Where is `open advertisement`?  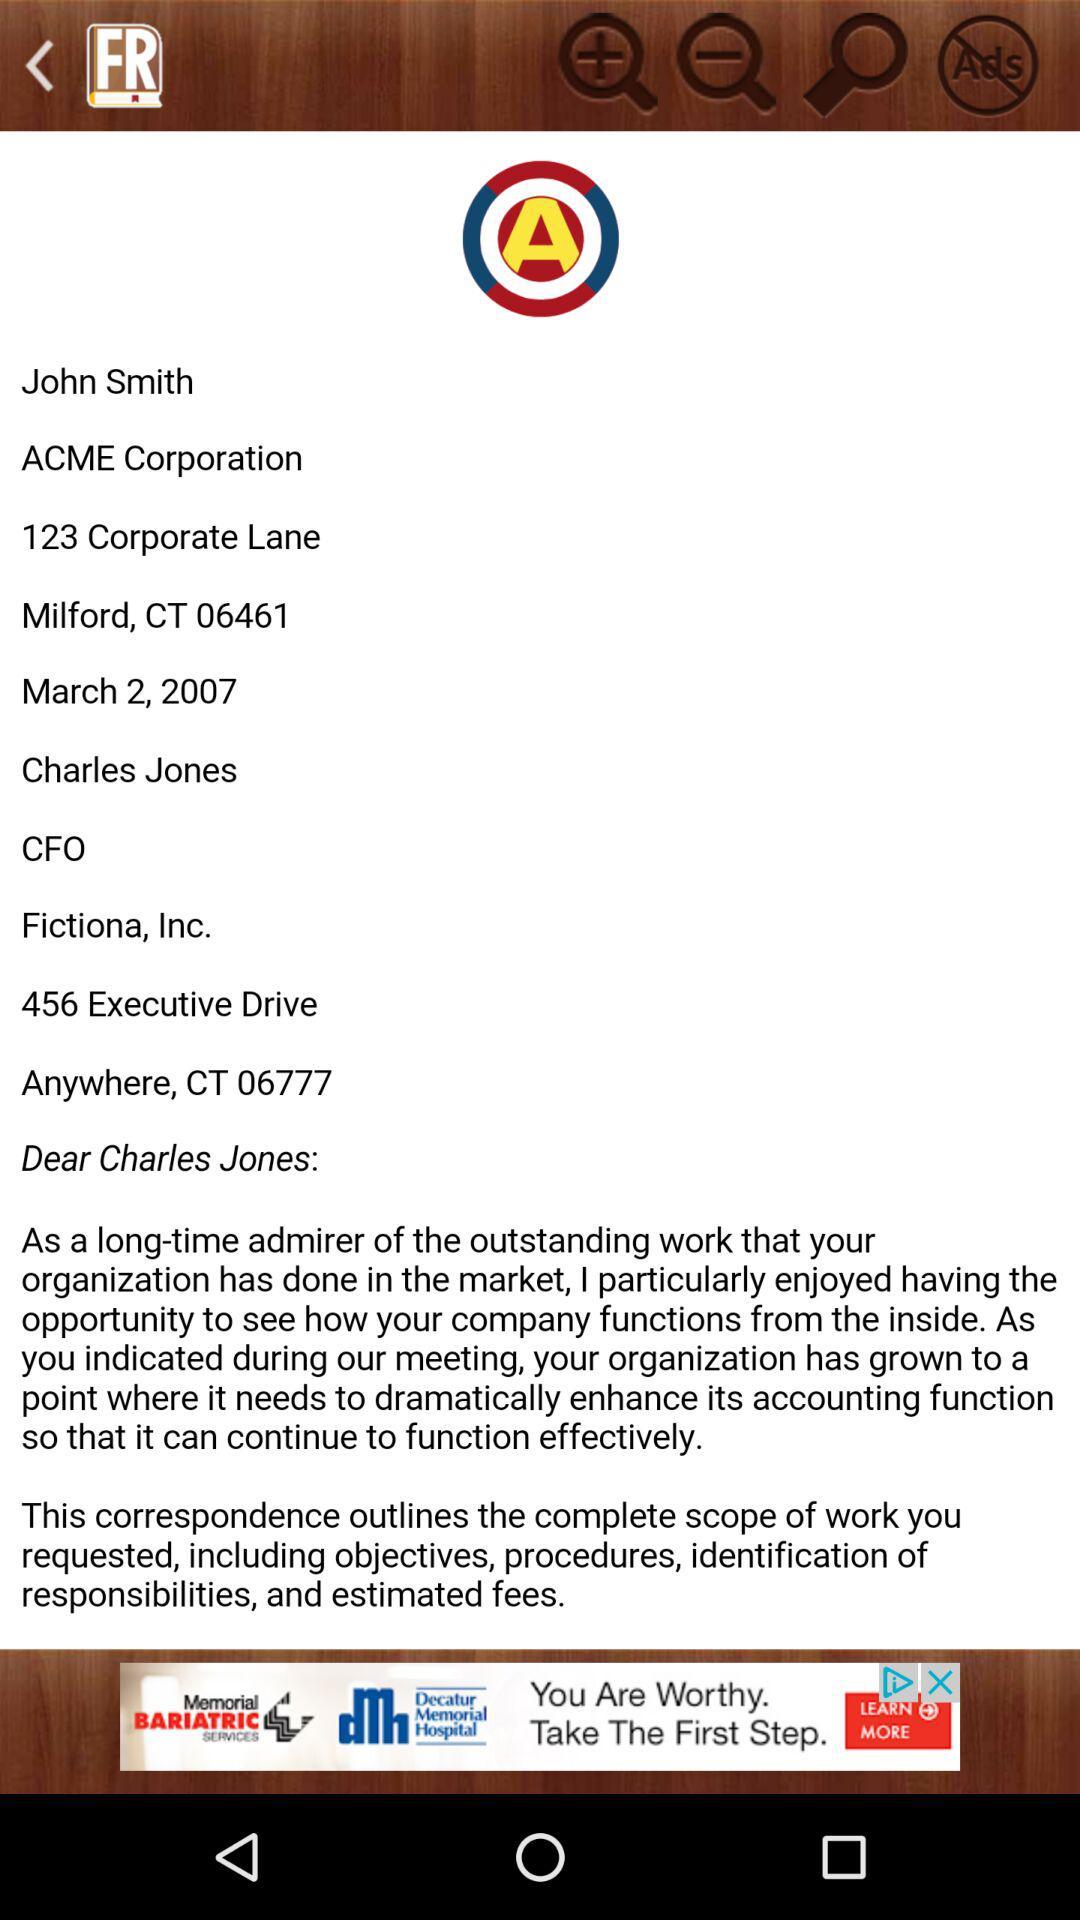
open advertisement is located at coordinates (540, 1727).